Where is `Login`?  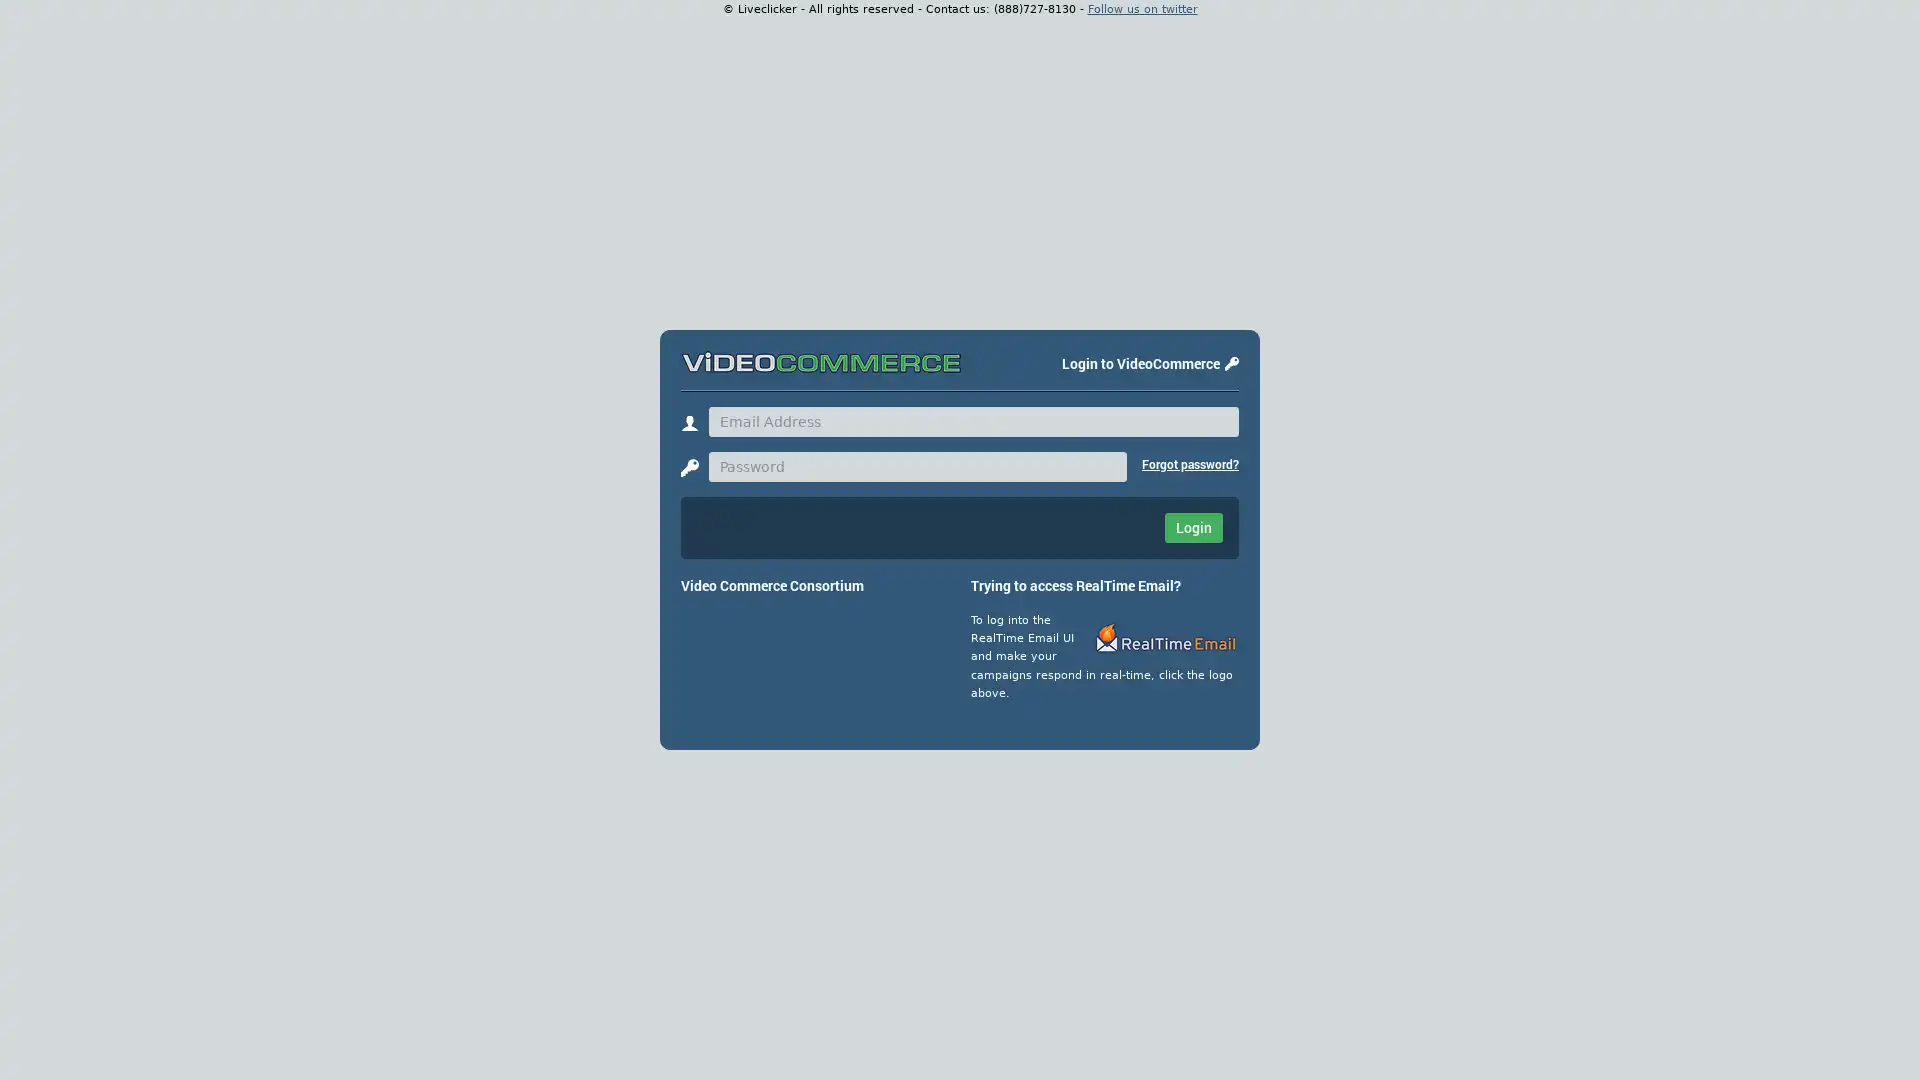
Login is located at coordinates (1194, 527).